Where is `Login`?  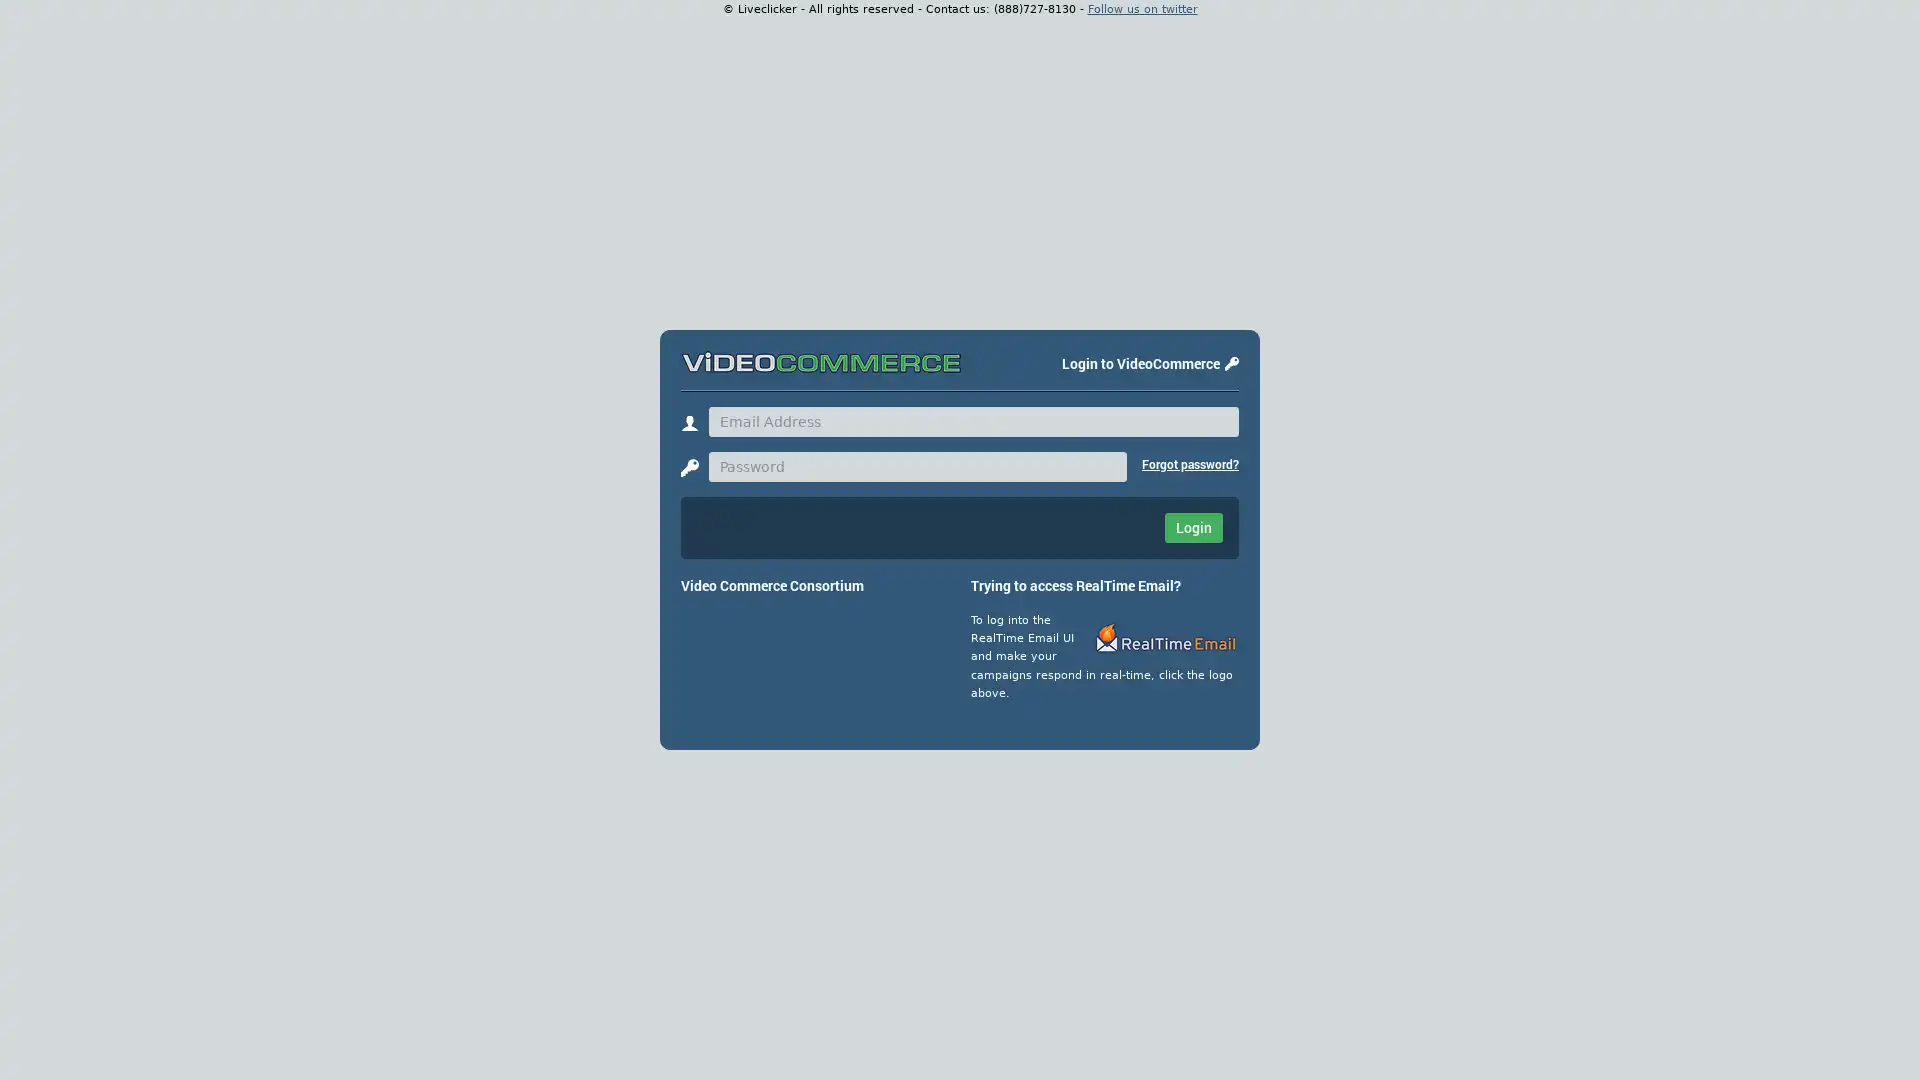
Login is located at coordinates (1194, 527).